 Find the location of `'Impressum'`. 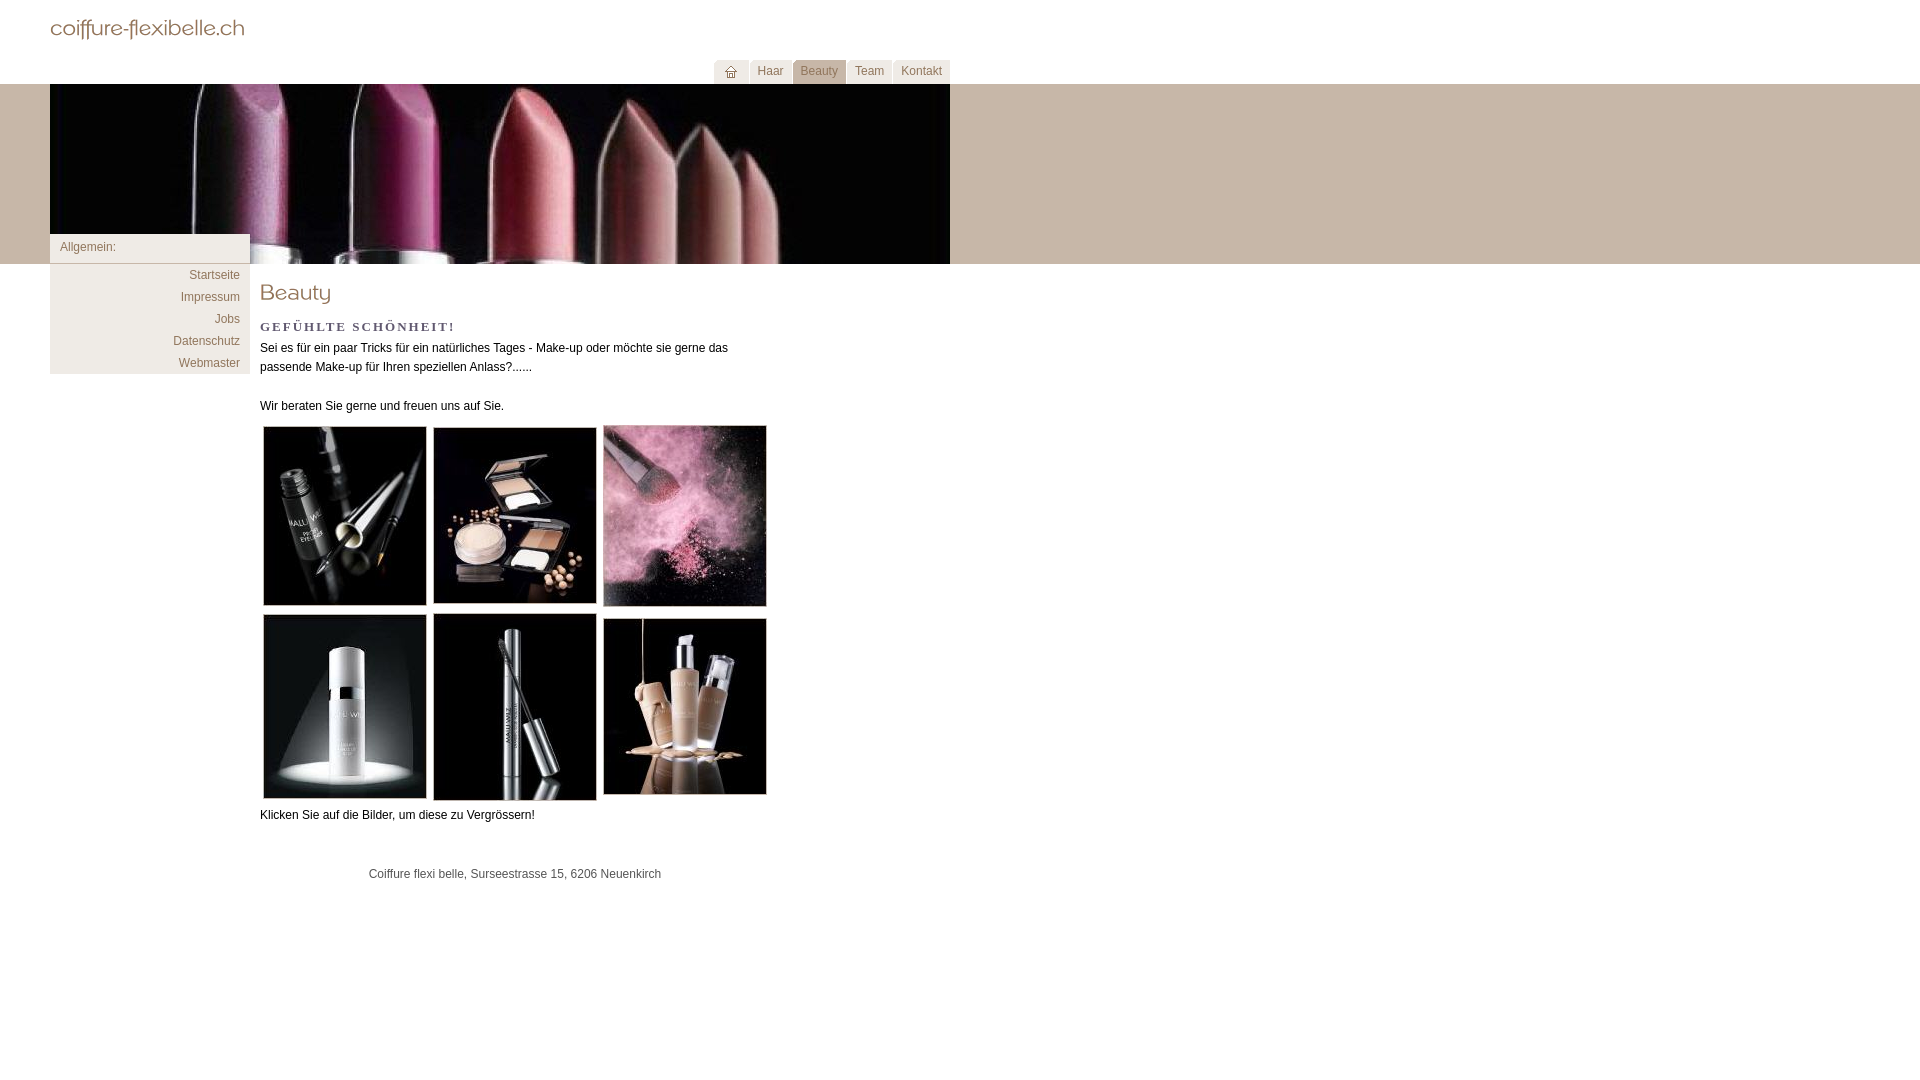

'Impressum' is located at coordinates (210, 297).